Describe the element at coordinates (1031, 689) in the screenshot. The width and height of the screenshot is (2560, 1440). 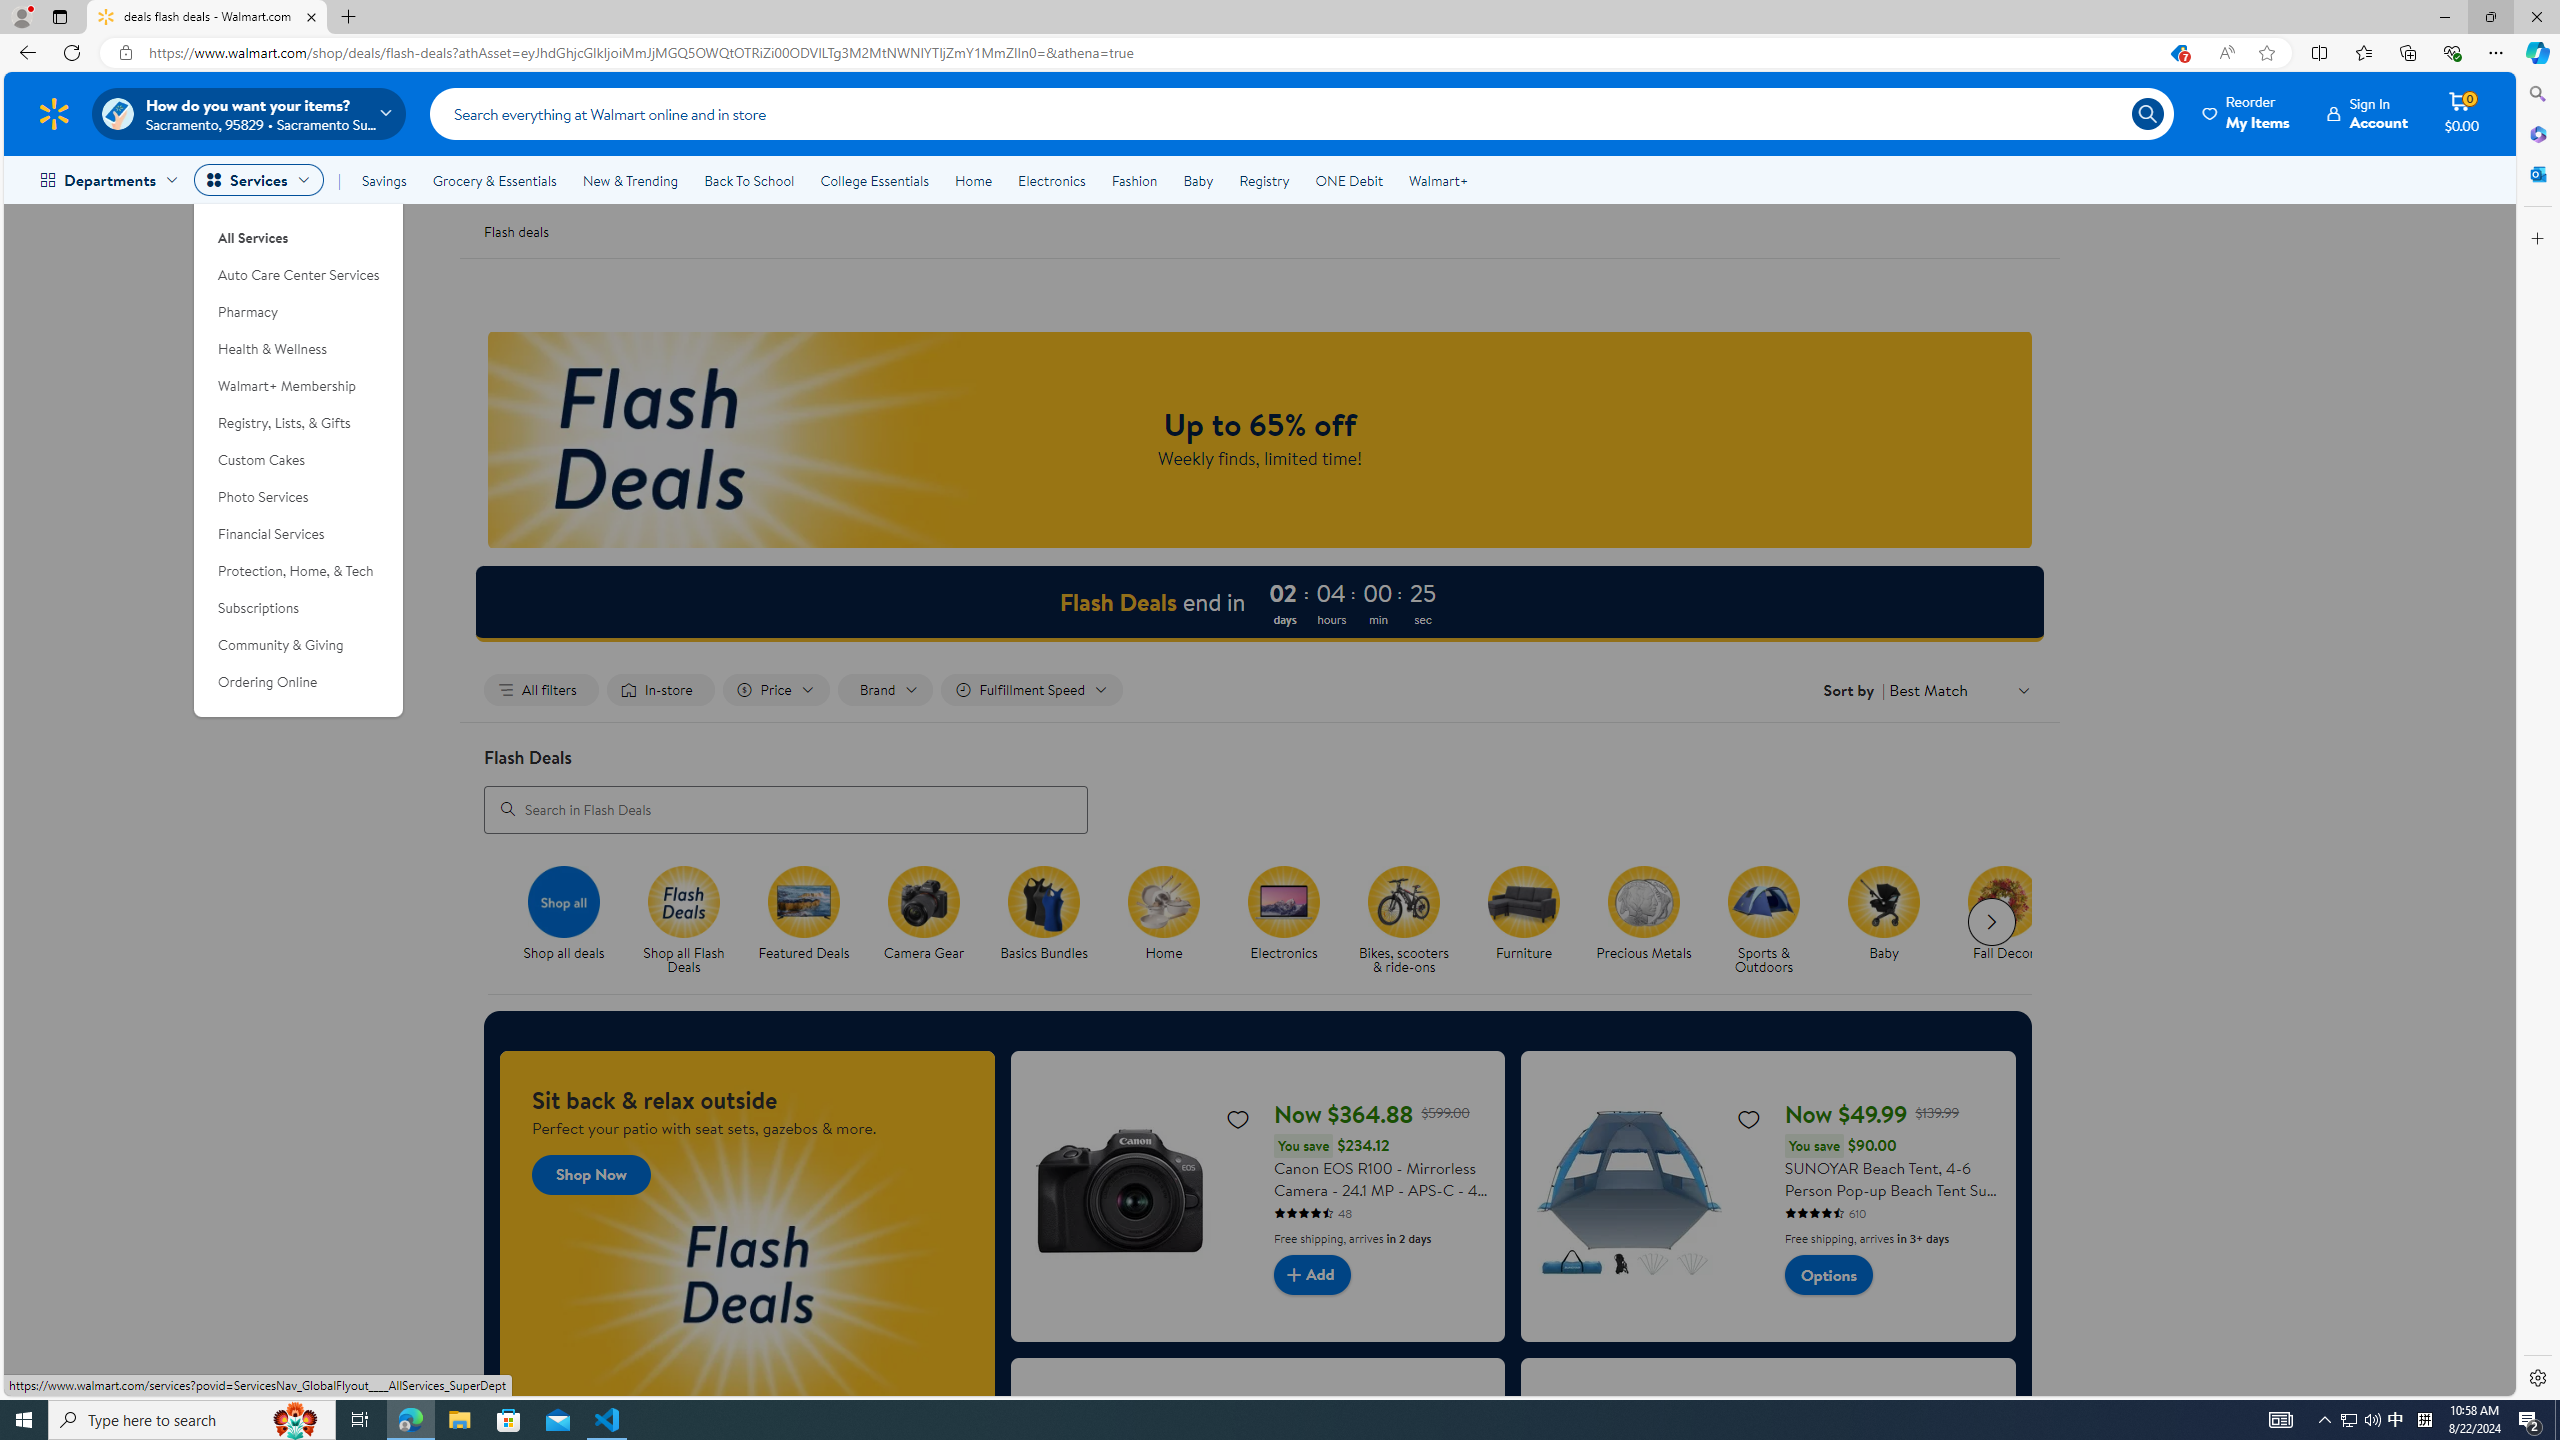
I see `'Filter by Fulfillment Speed not applied, activate to change'` at that location.